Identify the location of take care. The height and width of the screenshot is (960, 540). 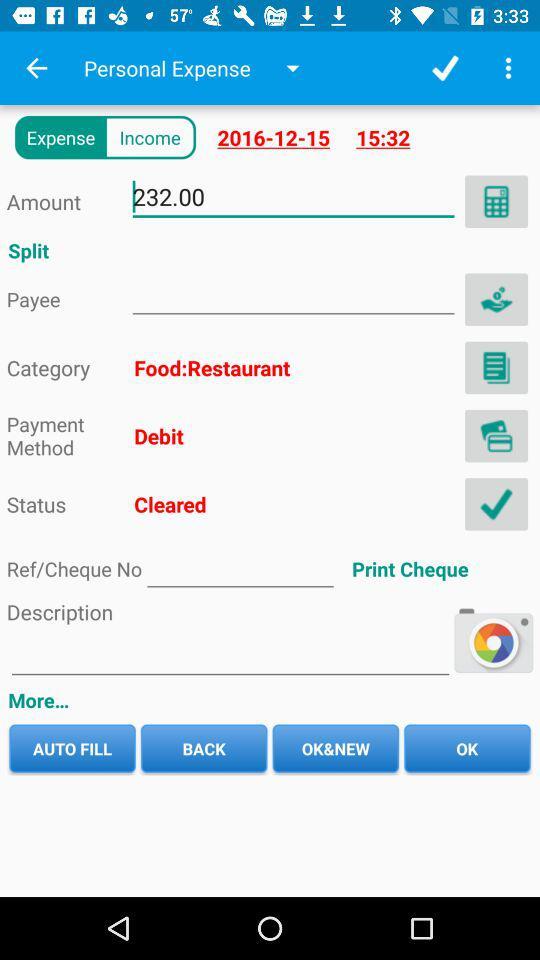
(495, 298).